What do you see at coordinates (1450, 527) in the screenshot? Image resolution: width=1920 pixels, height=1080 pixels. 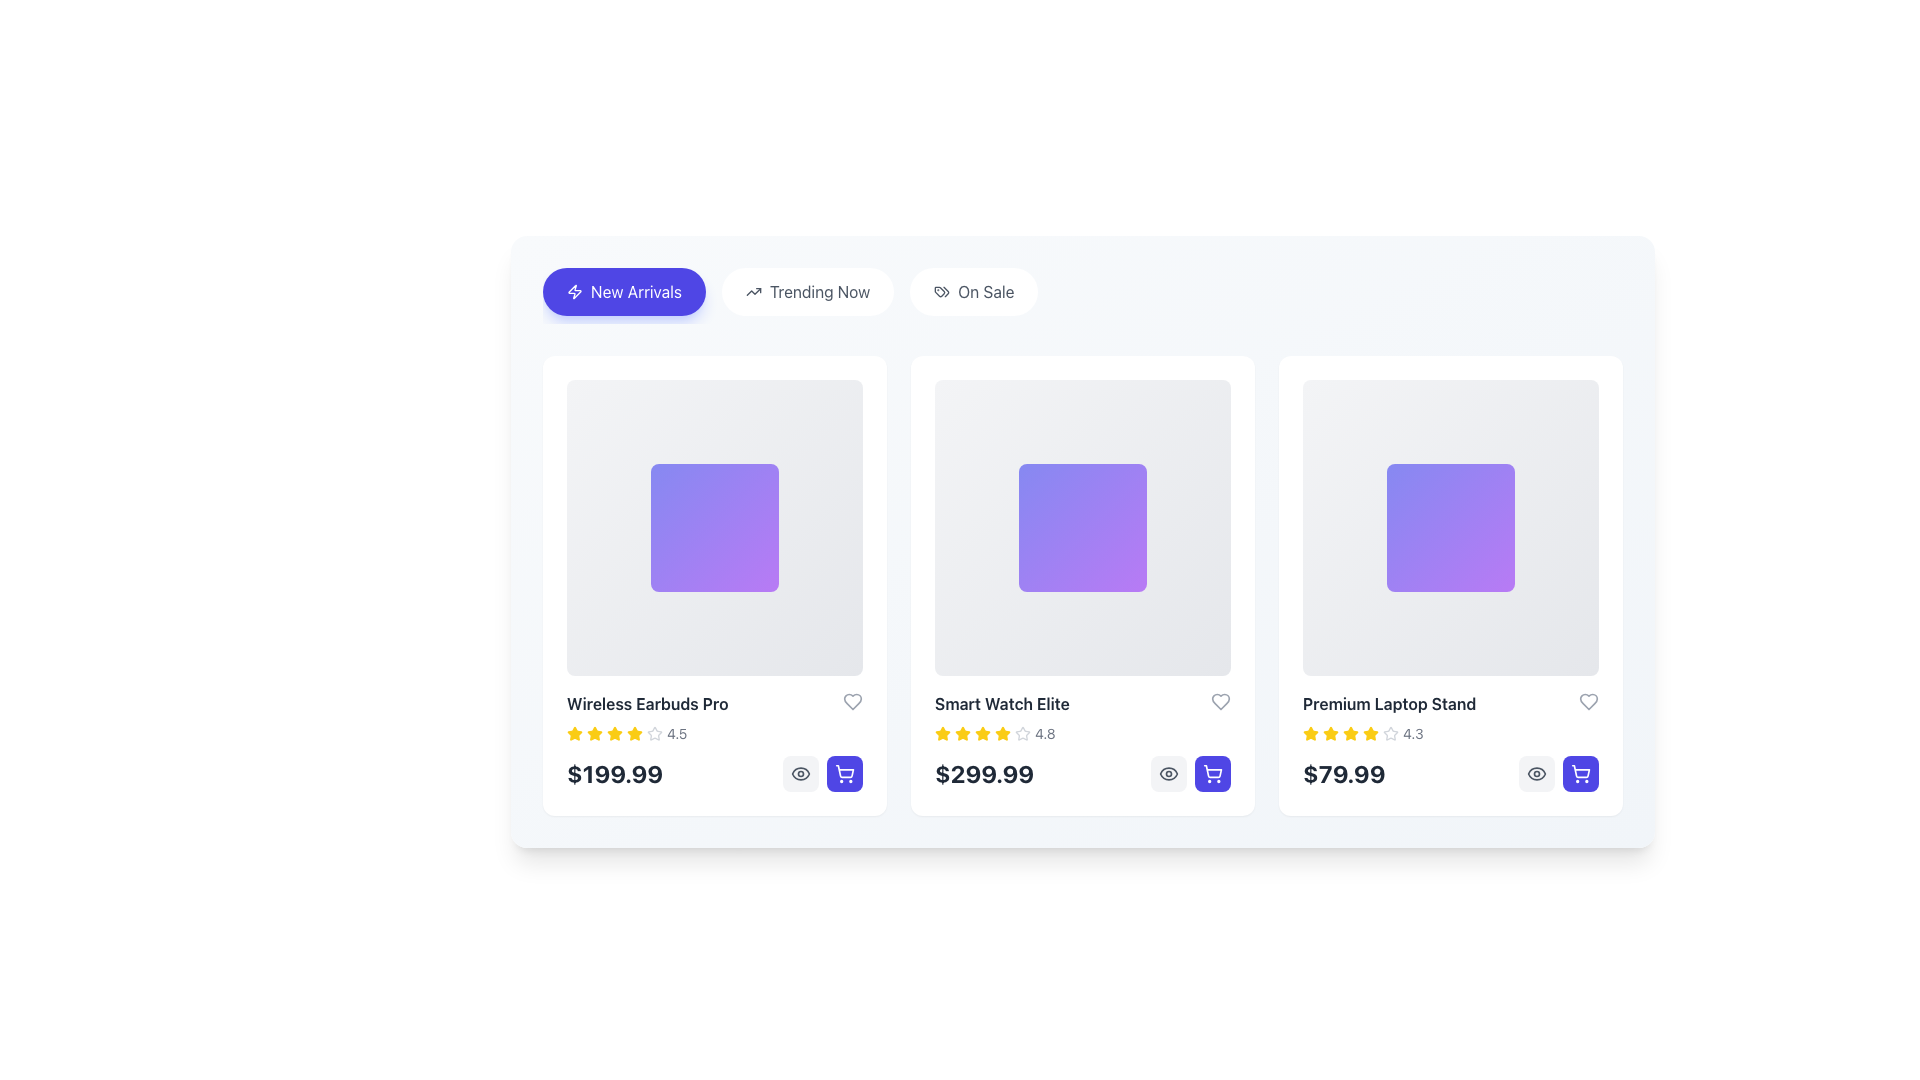 I see `the decorative visual element that emphasizes the 'Premium Laptop Stand' within its card layout, located in the bottom-right section of the grid layout` at bounding box center [1450, 527].